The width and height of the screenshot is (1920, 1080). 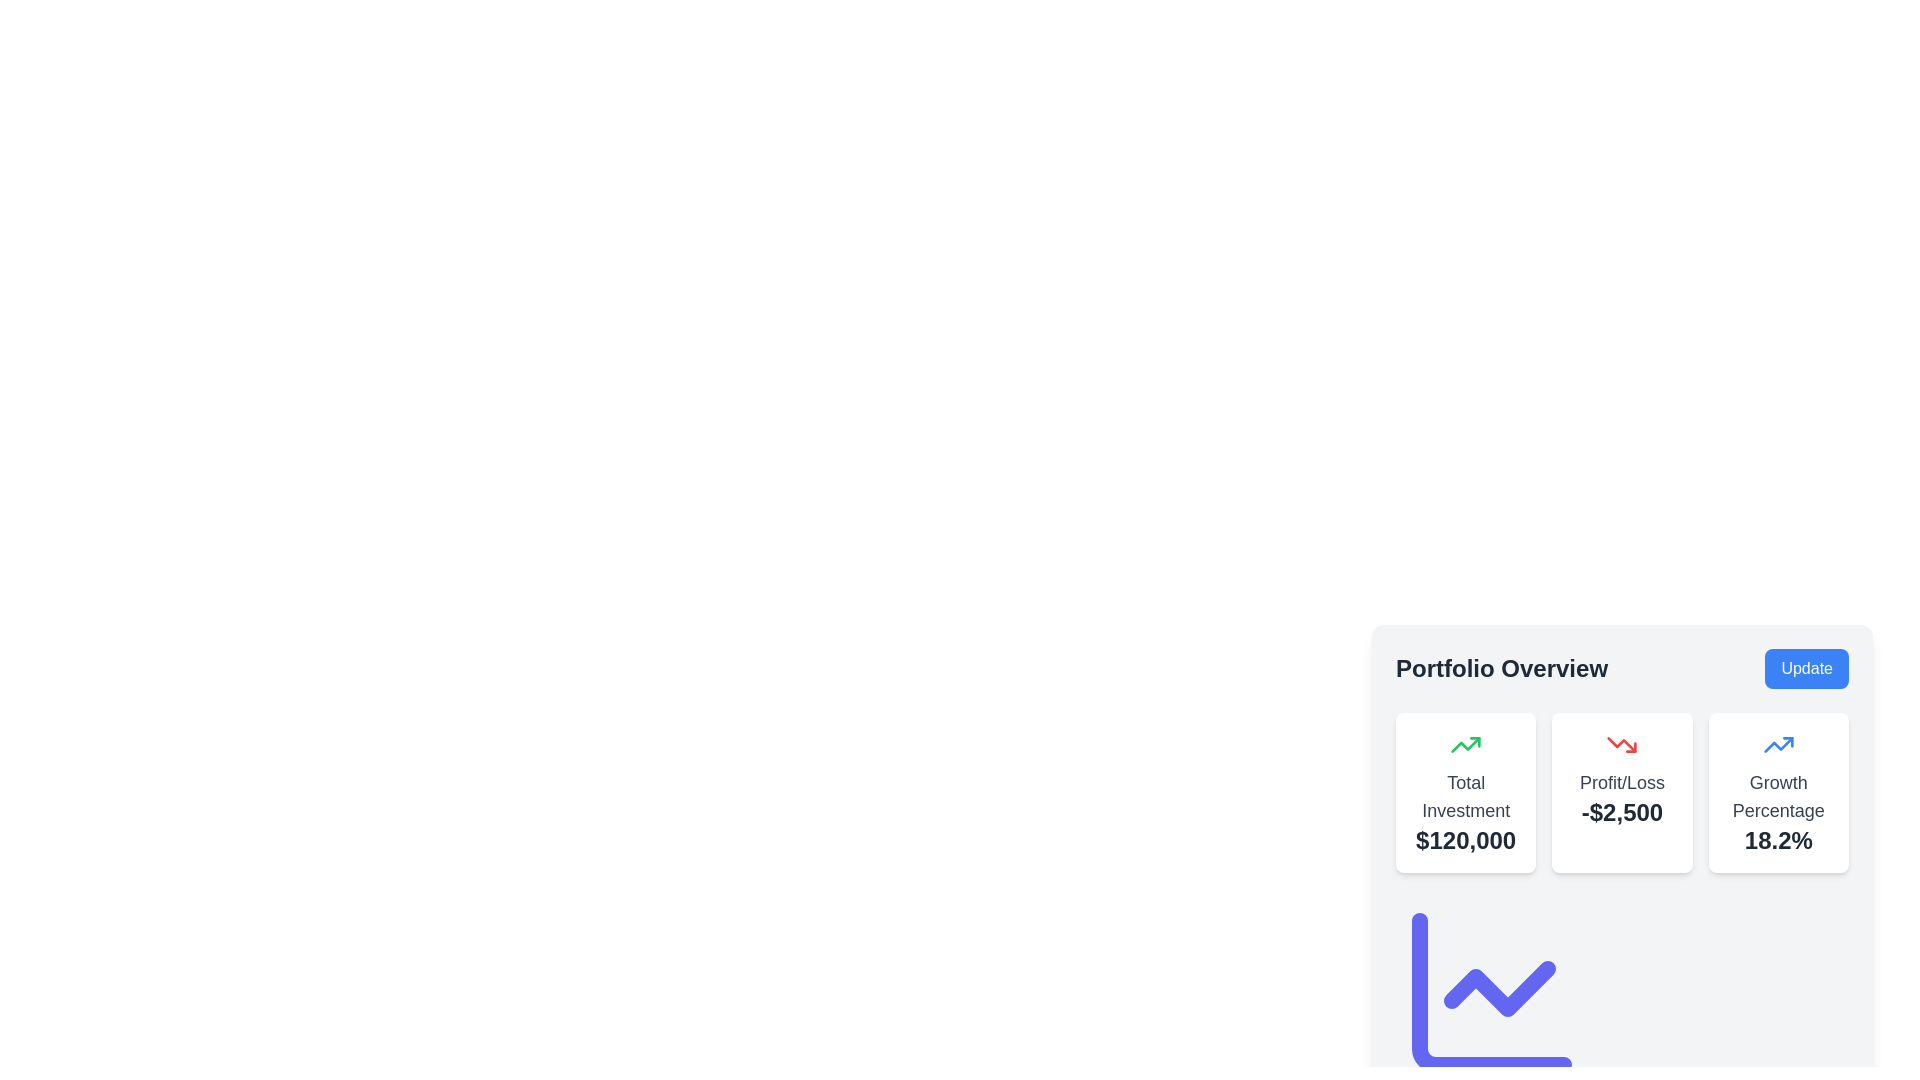 I want to click on the button located in the top-right corner of the 'Portfolio Overview' section, so click(x=1807, y=668).